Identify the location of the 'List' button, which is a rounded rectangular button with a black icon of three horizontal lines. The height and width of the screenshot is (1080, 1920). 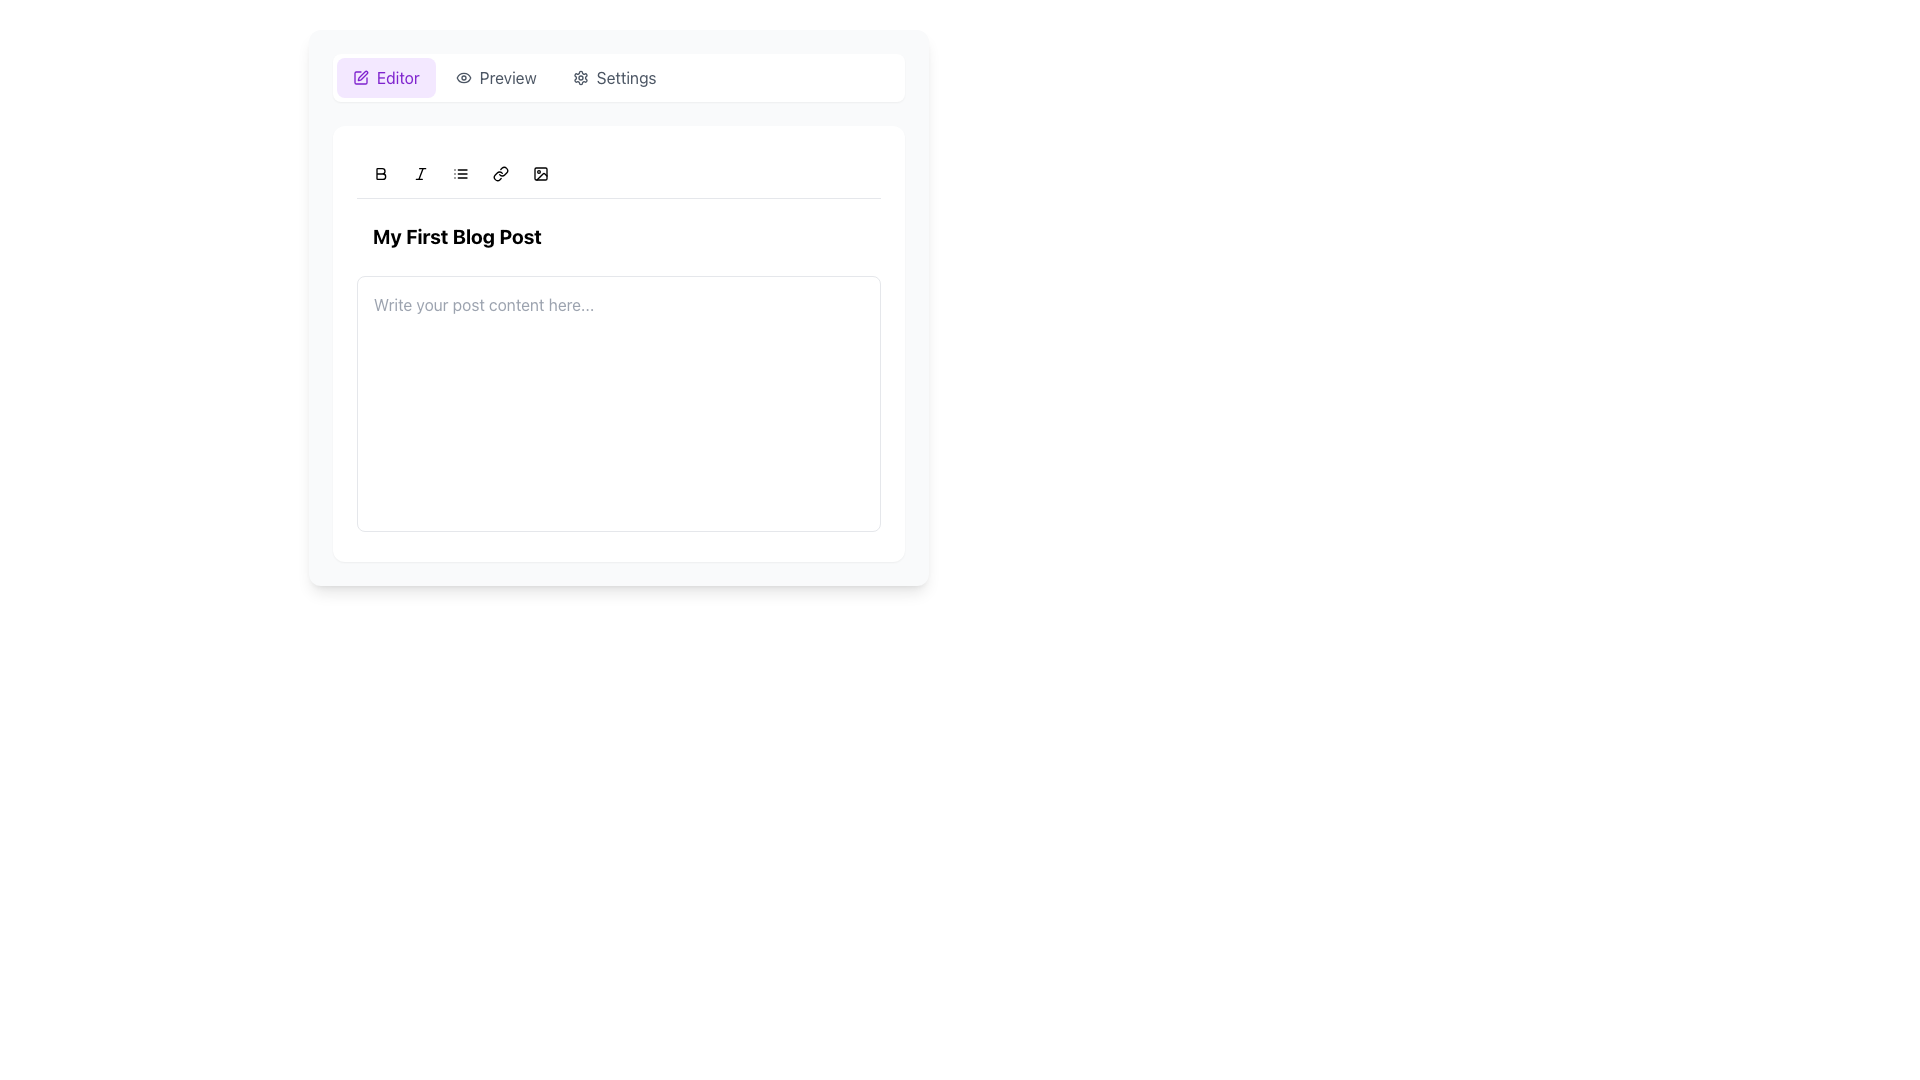
(459, 172).